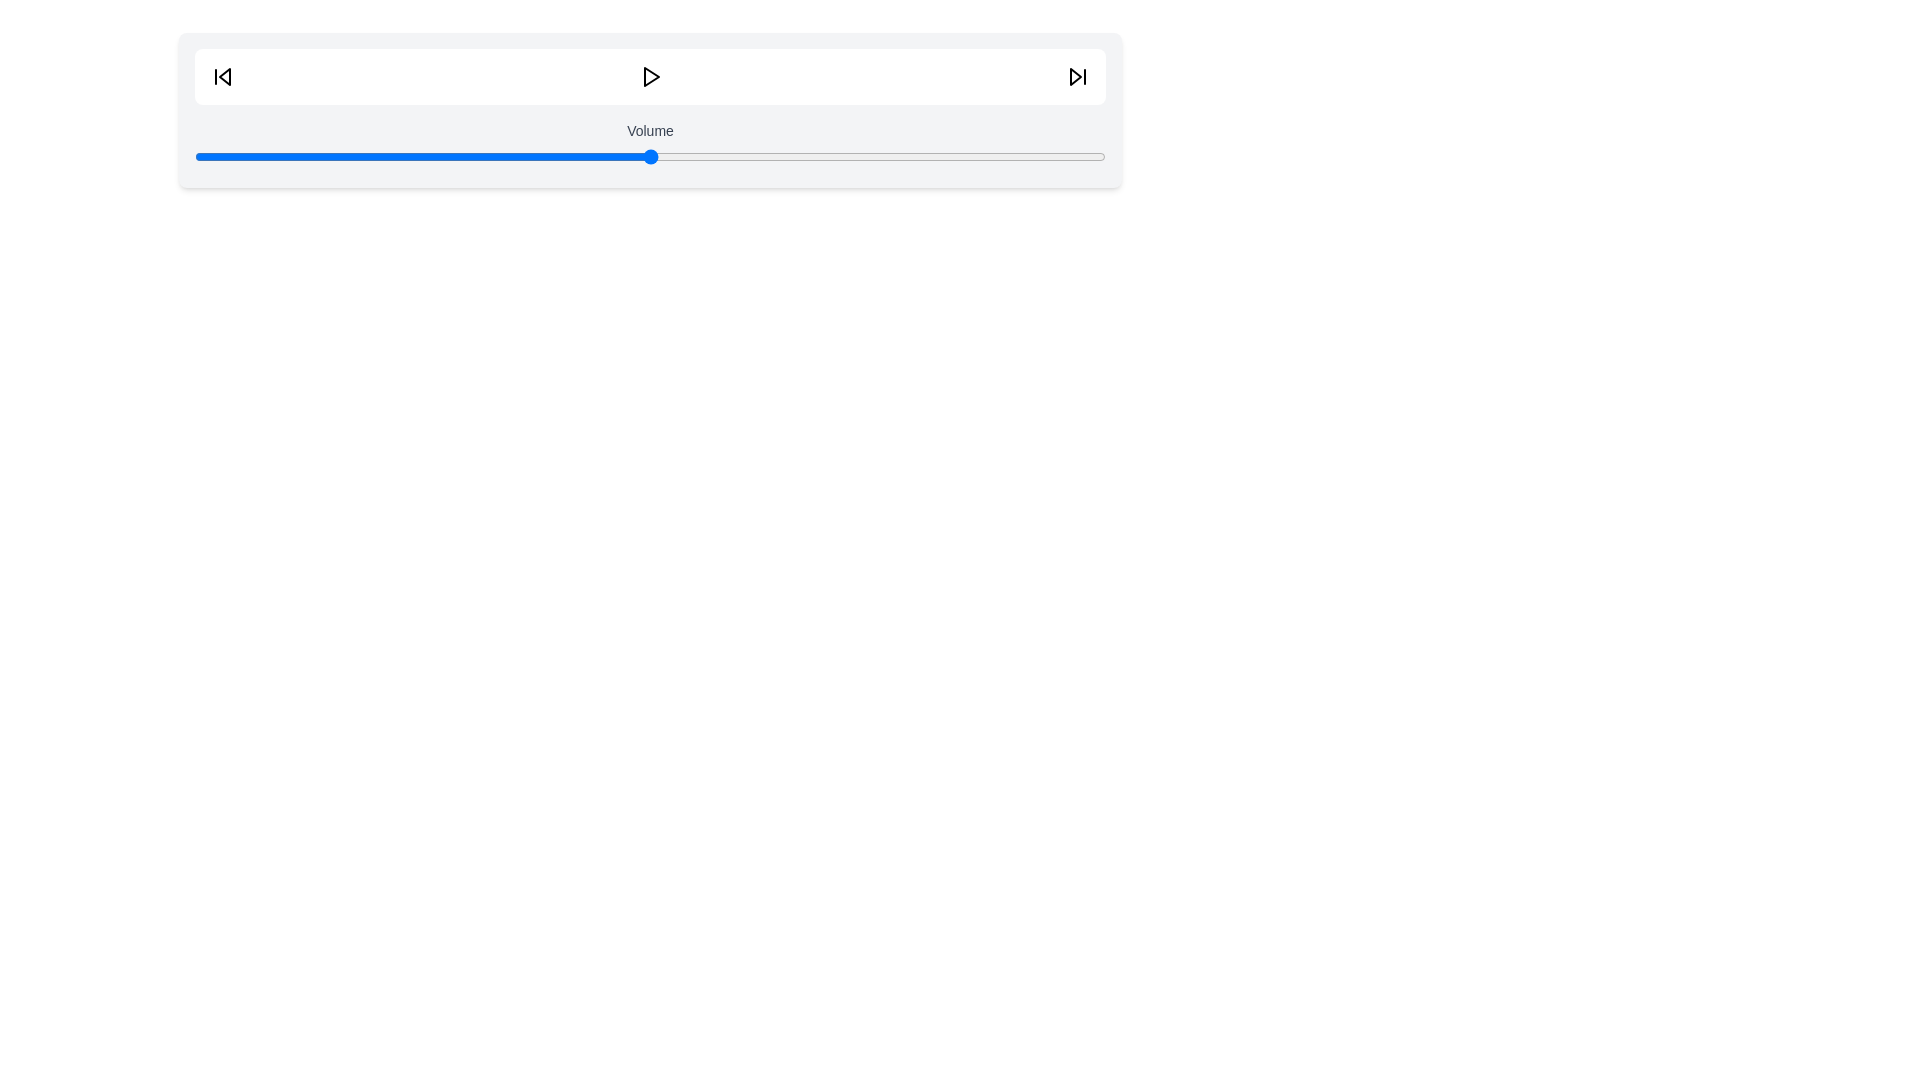 The image size is (1920, 1080). Describe the element at coordinates (550, 156) in the screenshot. I see `the volume level` at that location.